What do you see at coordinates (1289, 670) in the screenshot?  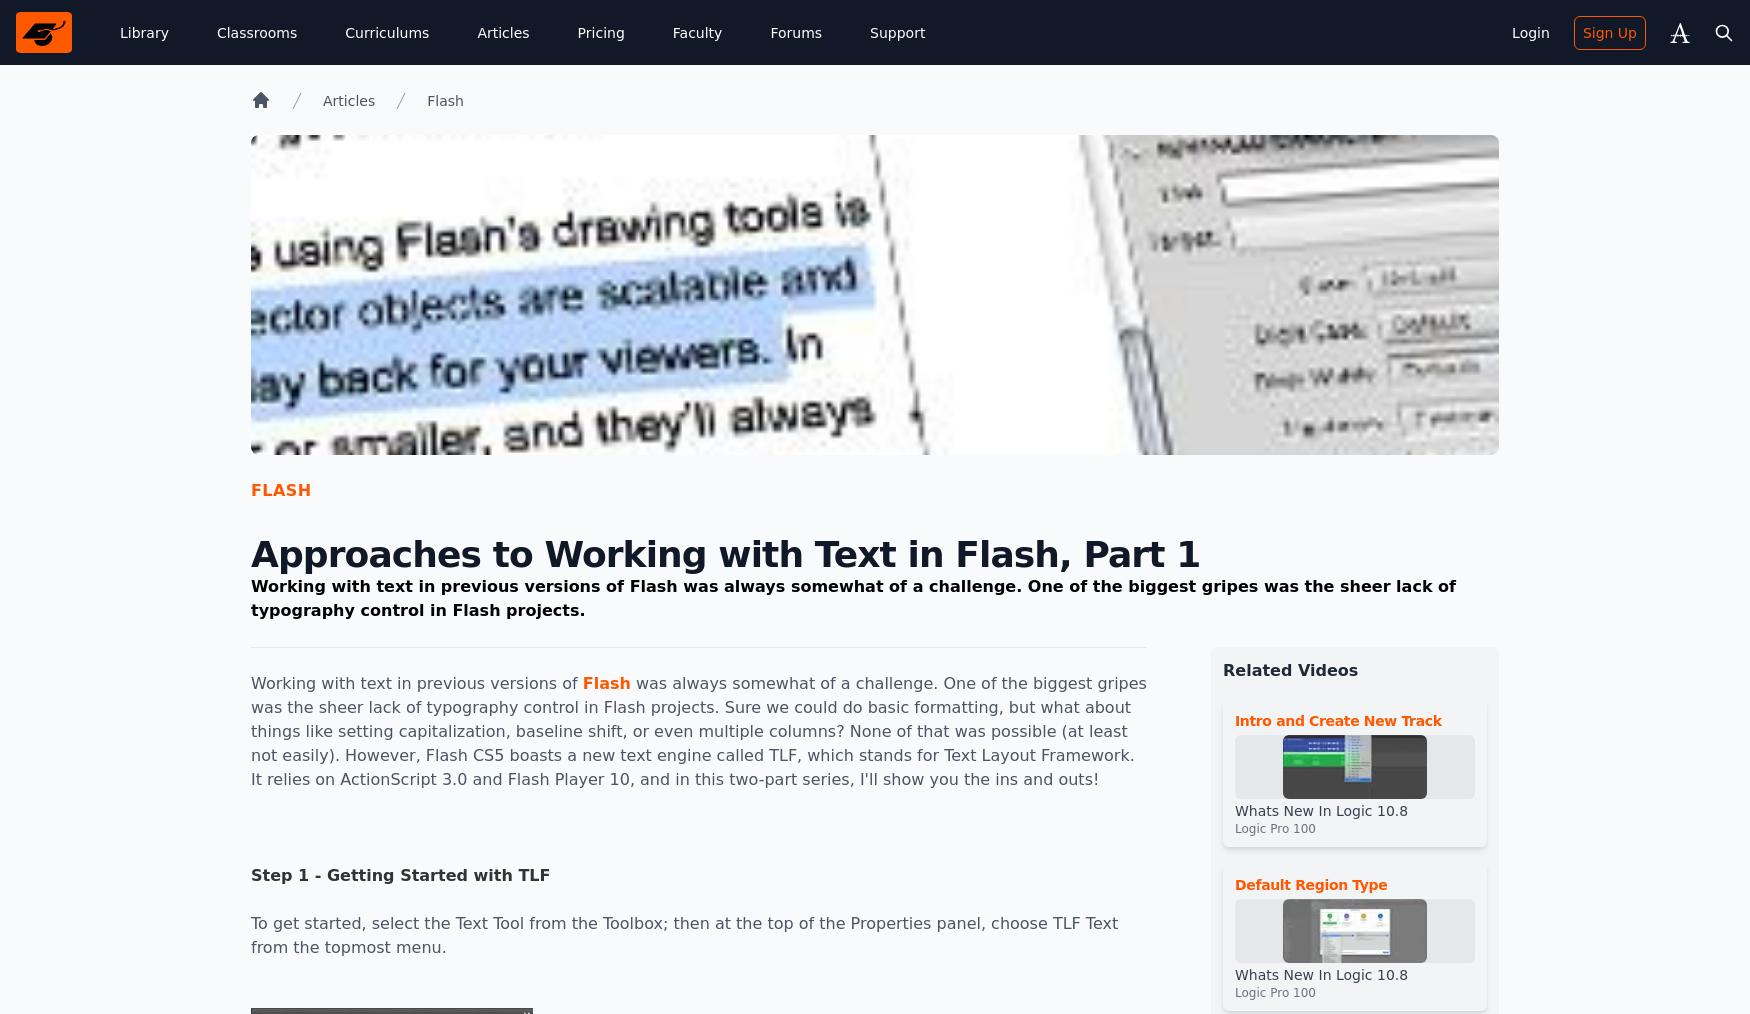 I see `'Related Videos'` at bounding box center [1289, 670].